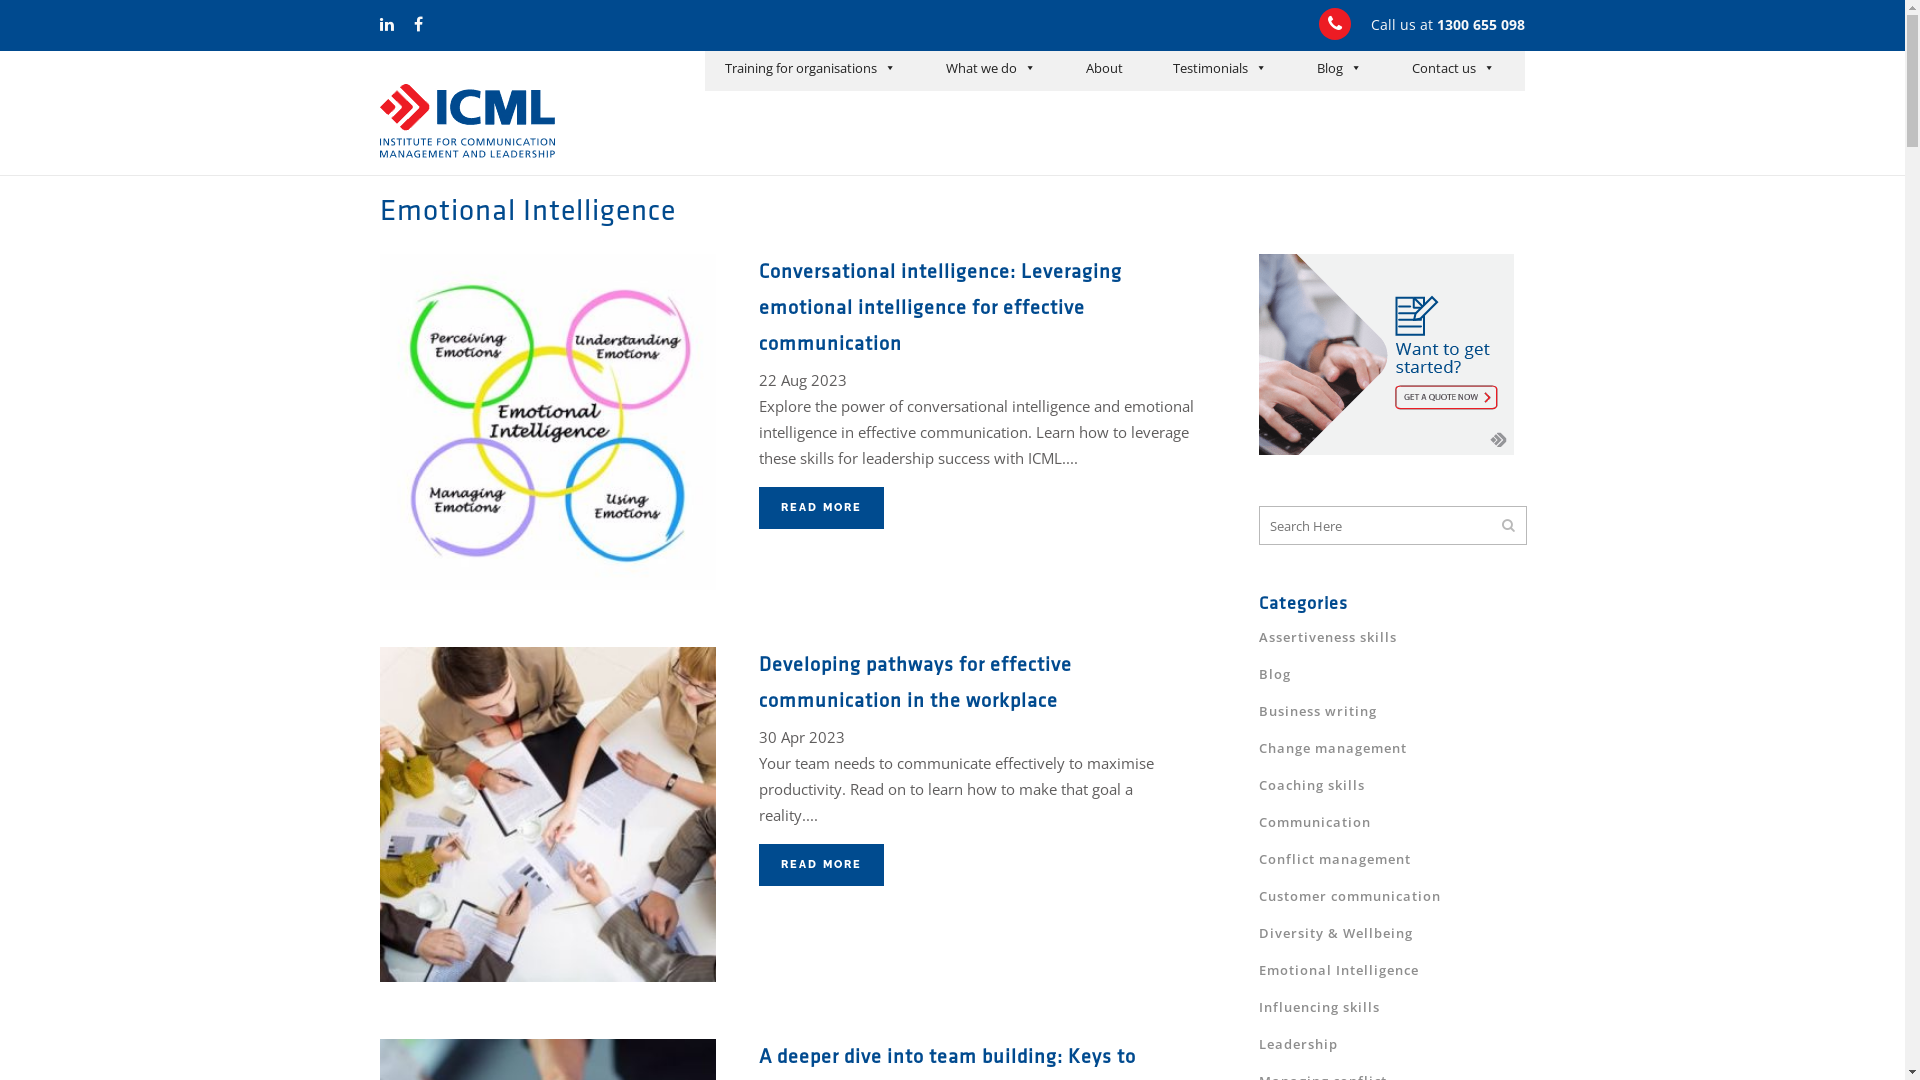 This screenshot has height=1080, width=1920. What do you see at coordinates (1318, 709) in the screenshot?
I see `'Business writing'` at bounding box center [1318, 709].